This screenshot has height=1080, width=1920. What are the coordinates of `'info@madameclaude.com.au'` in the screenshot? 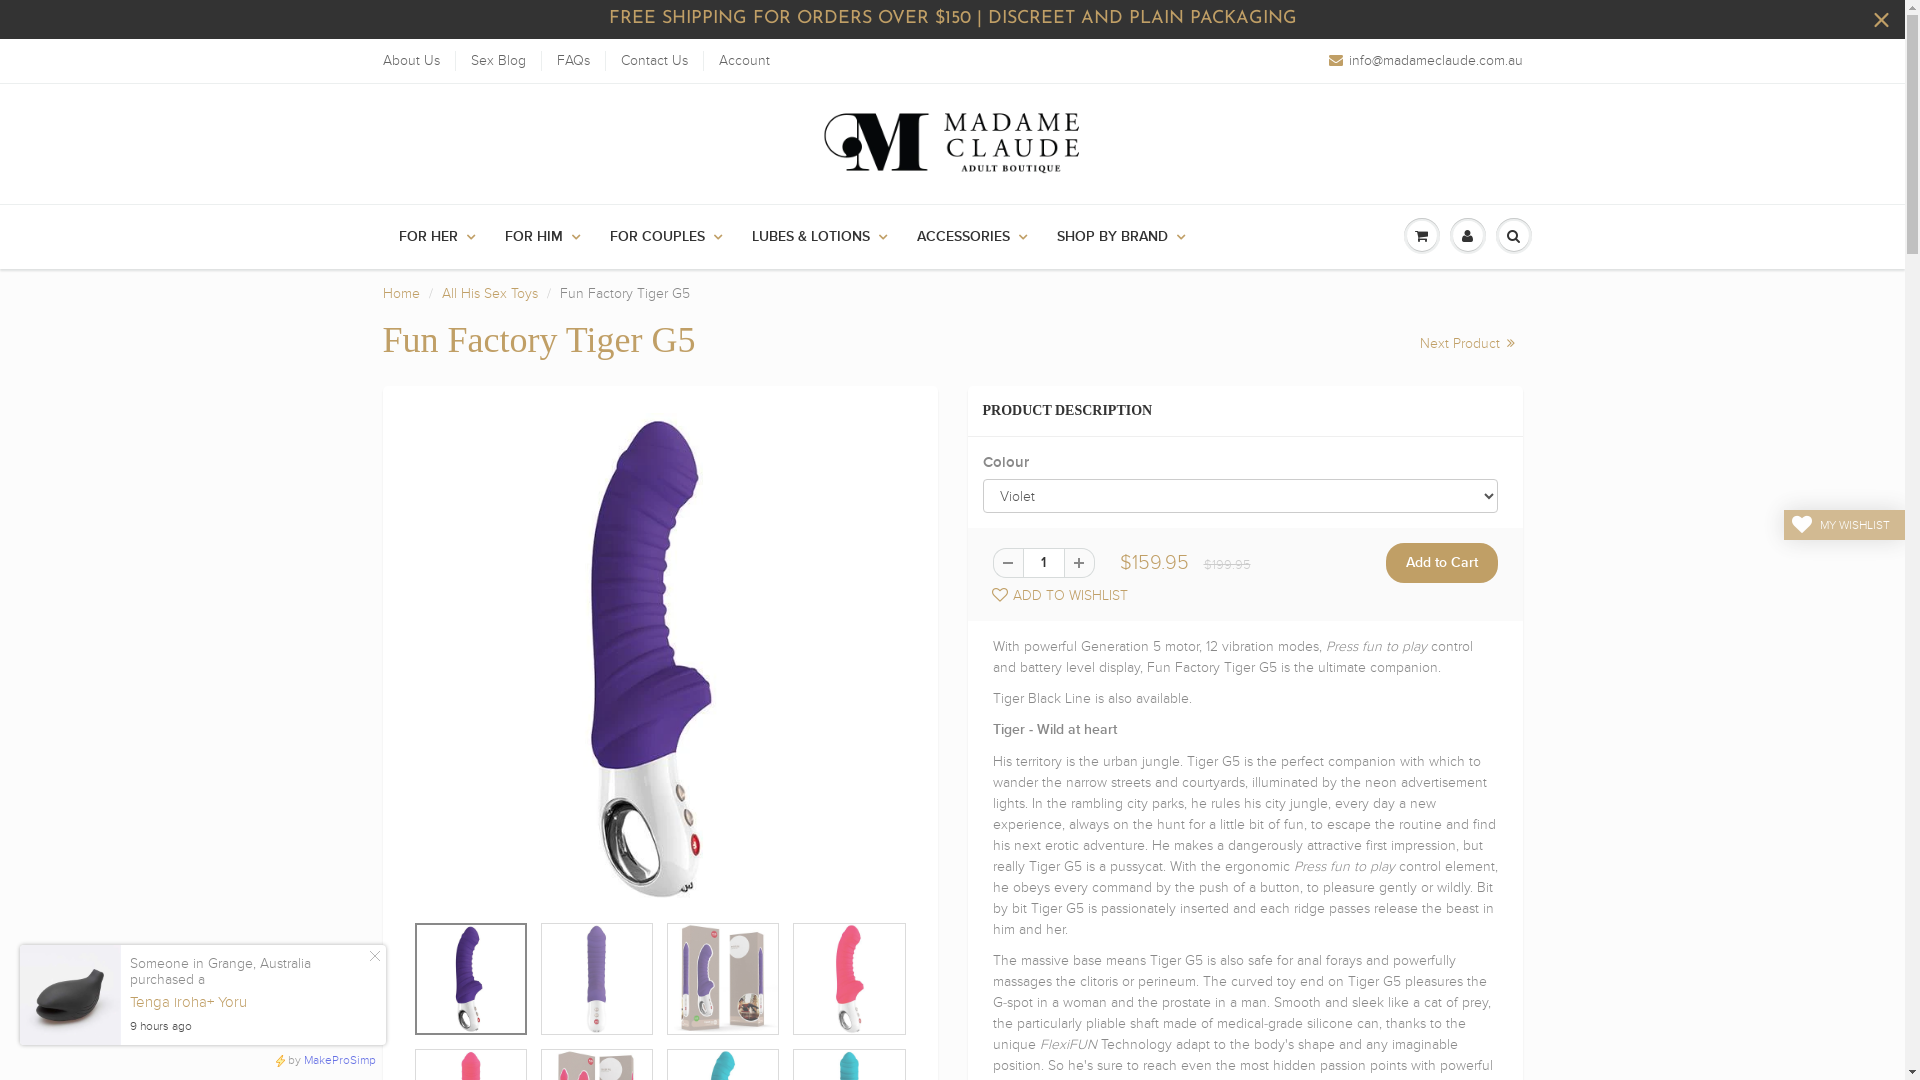 It's located at (1424, 60).